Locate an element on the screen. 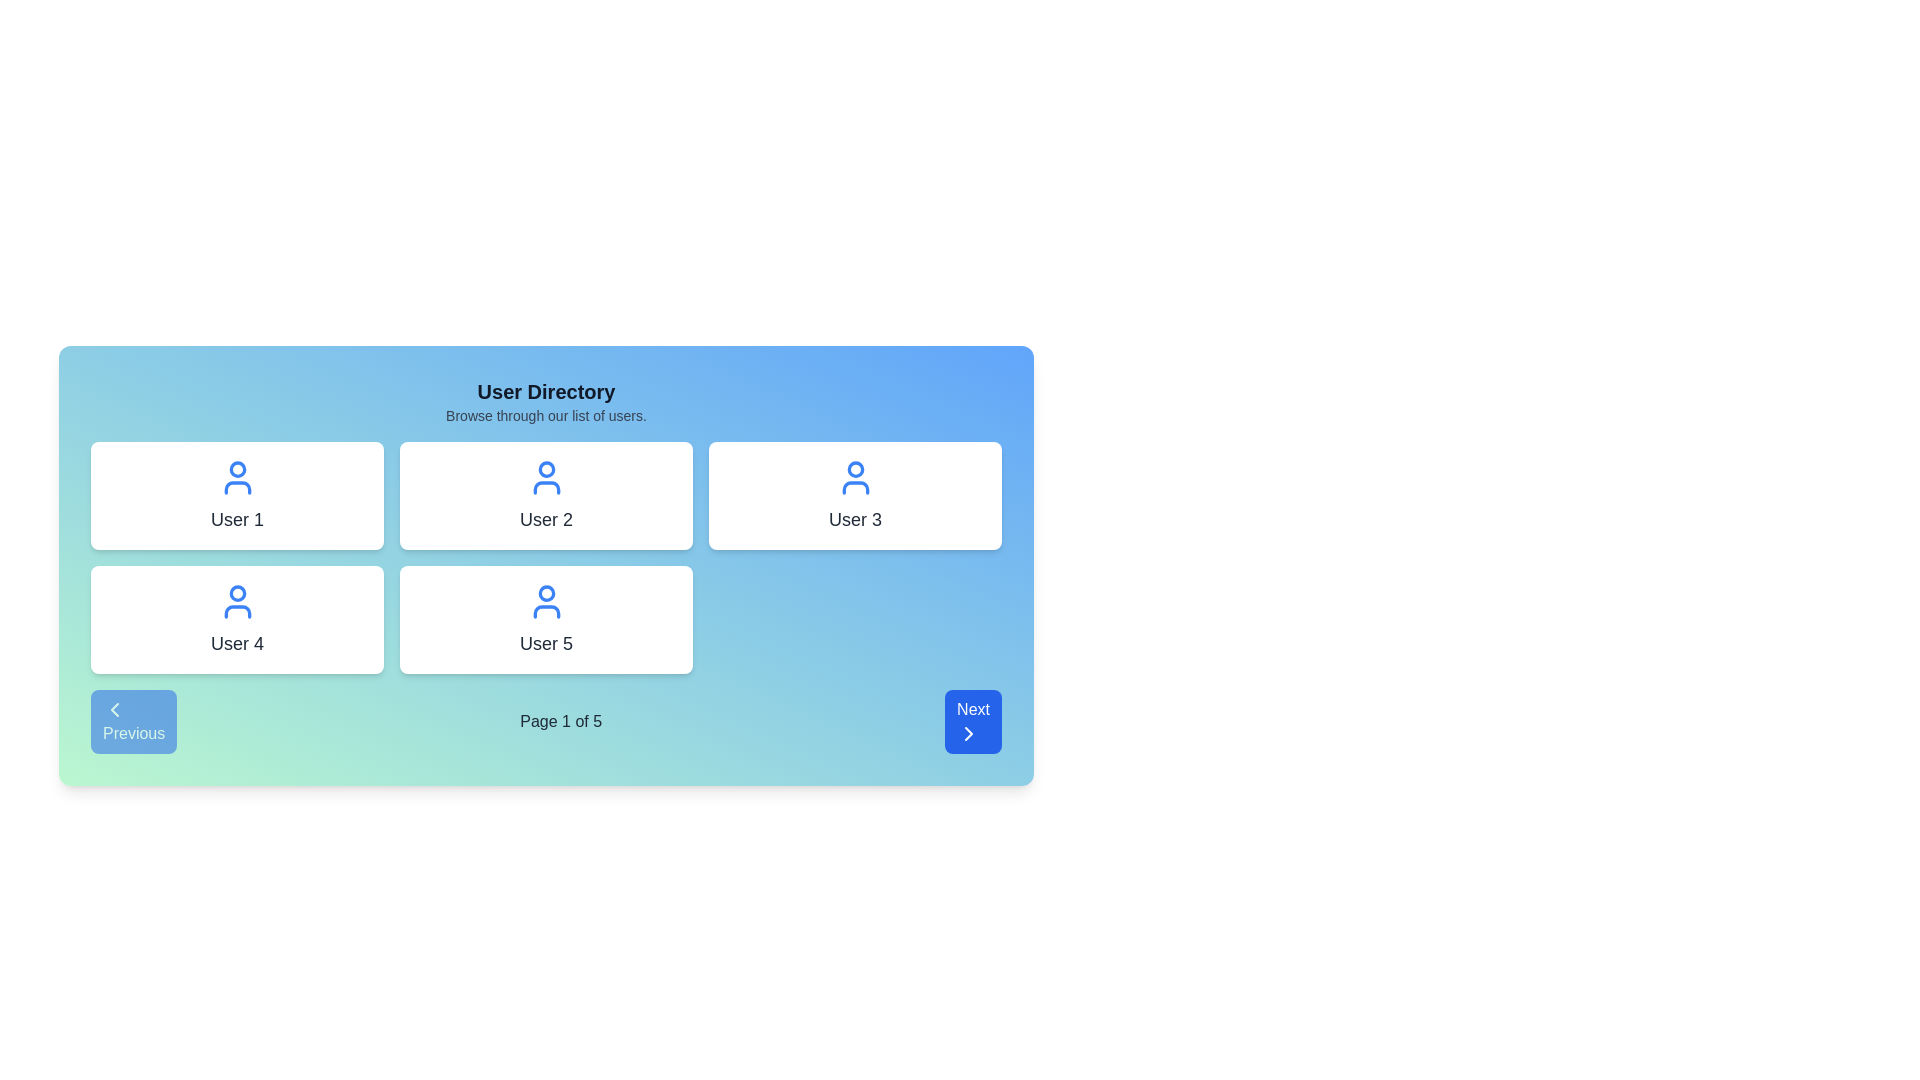  the user avatar icon, which is a circular SVG element representing 'User 1' in the user directory interface, located in the first row and first column of the grid layout is located at coordinates (237, 469).